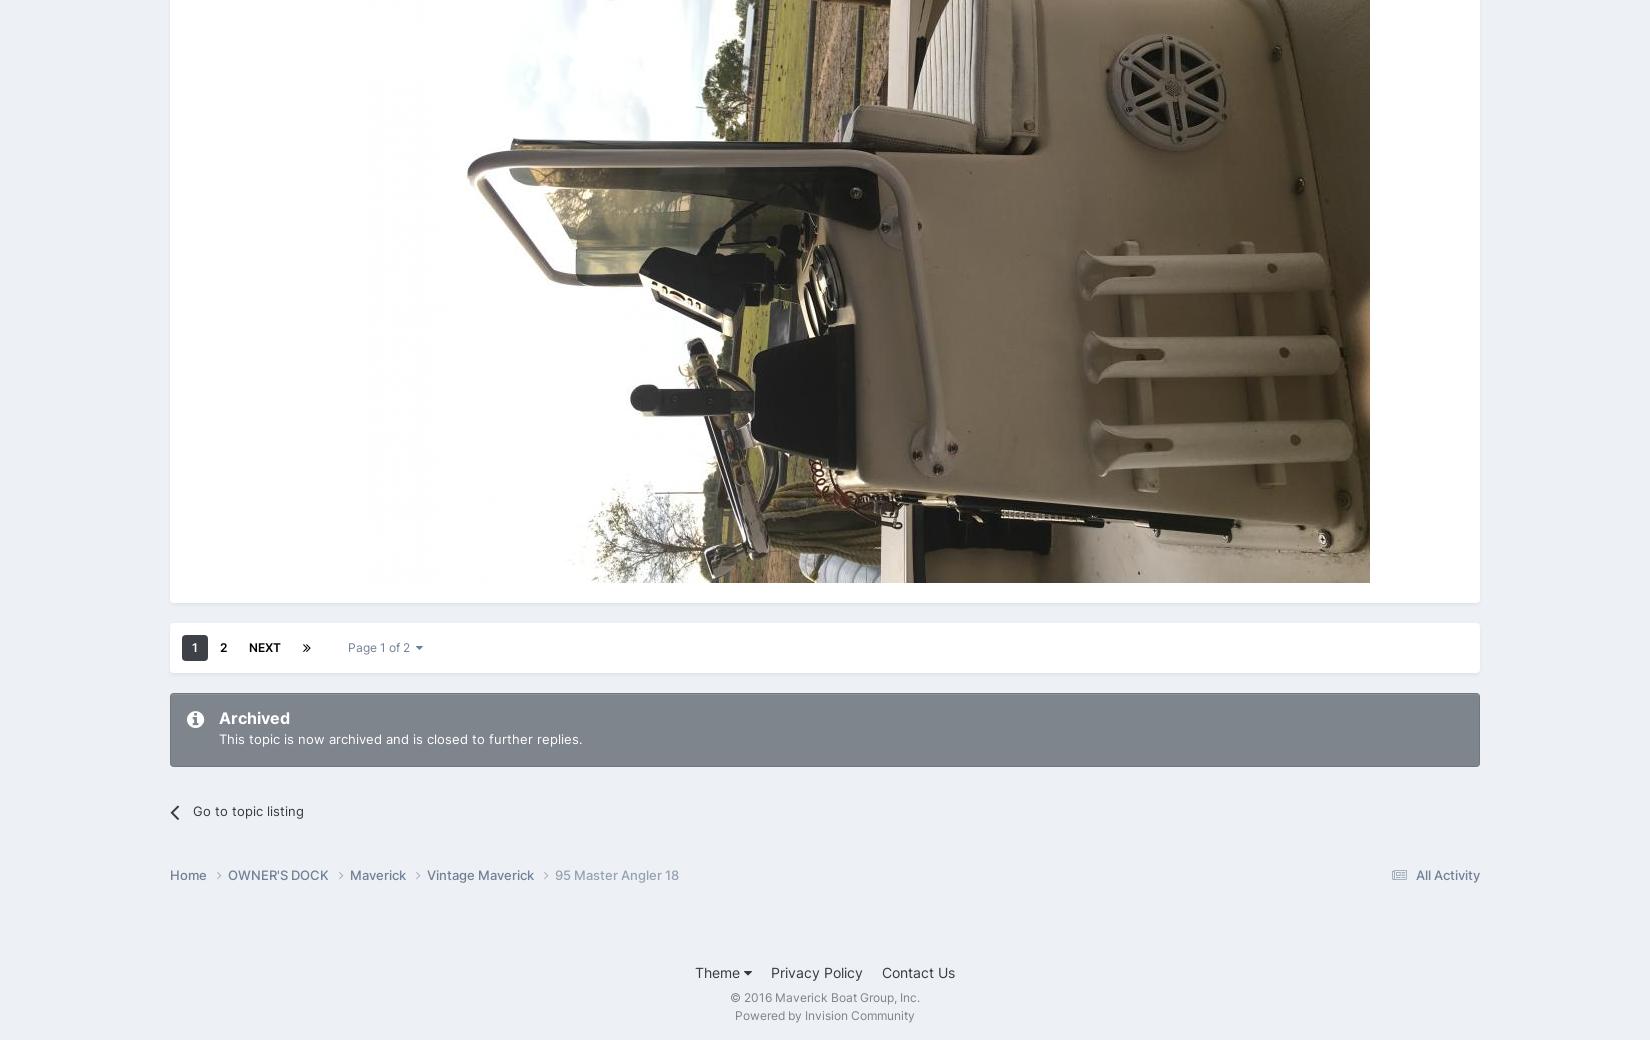 This screenshot has width=1650, height=1040. What do you see at coordinates (918, 972) in the screenshot?
I see `'Contact Us'` at bounding box center [918, 972].